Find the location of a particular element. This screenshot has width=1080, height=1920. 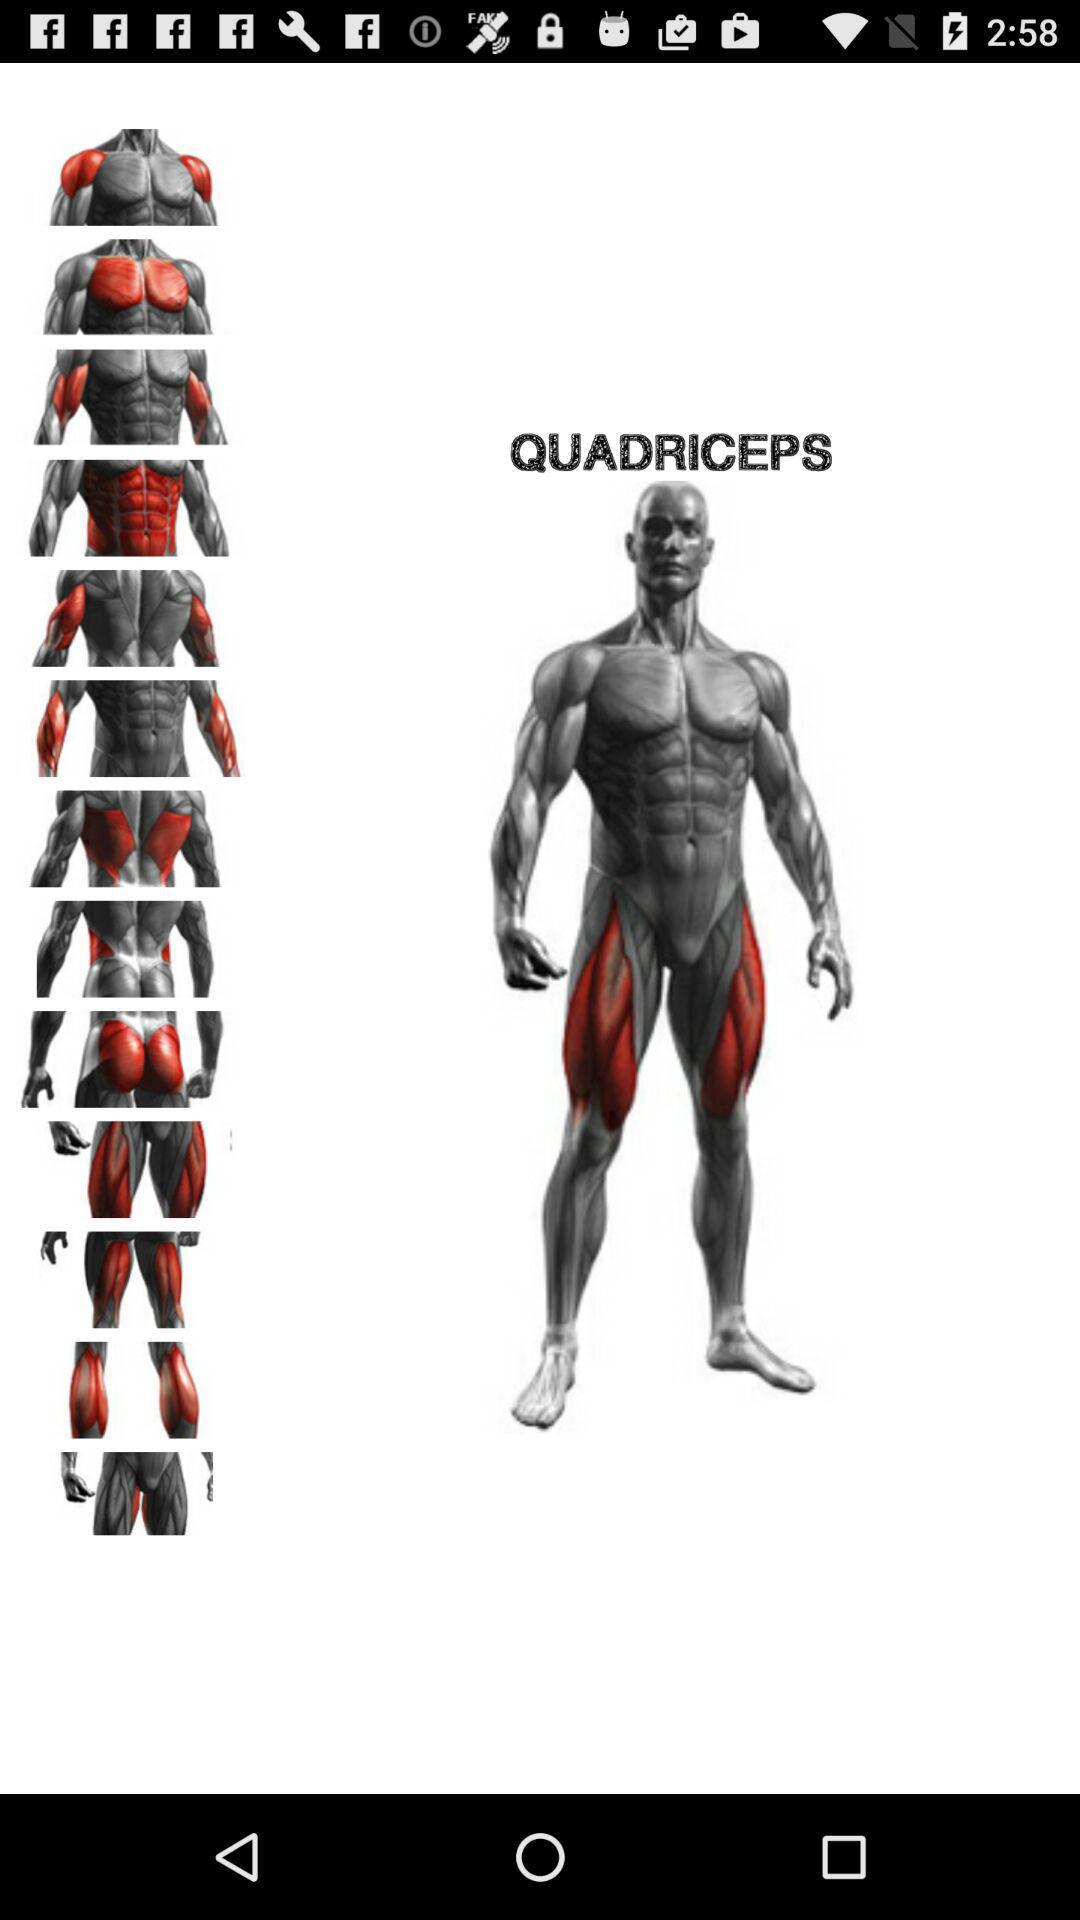

biceps workout is located at coordinates (131, 391).